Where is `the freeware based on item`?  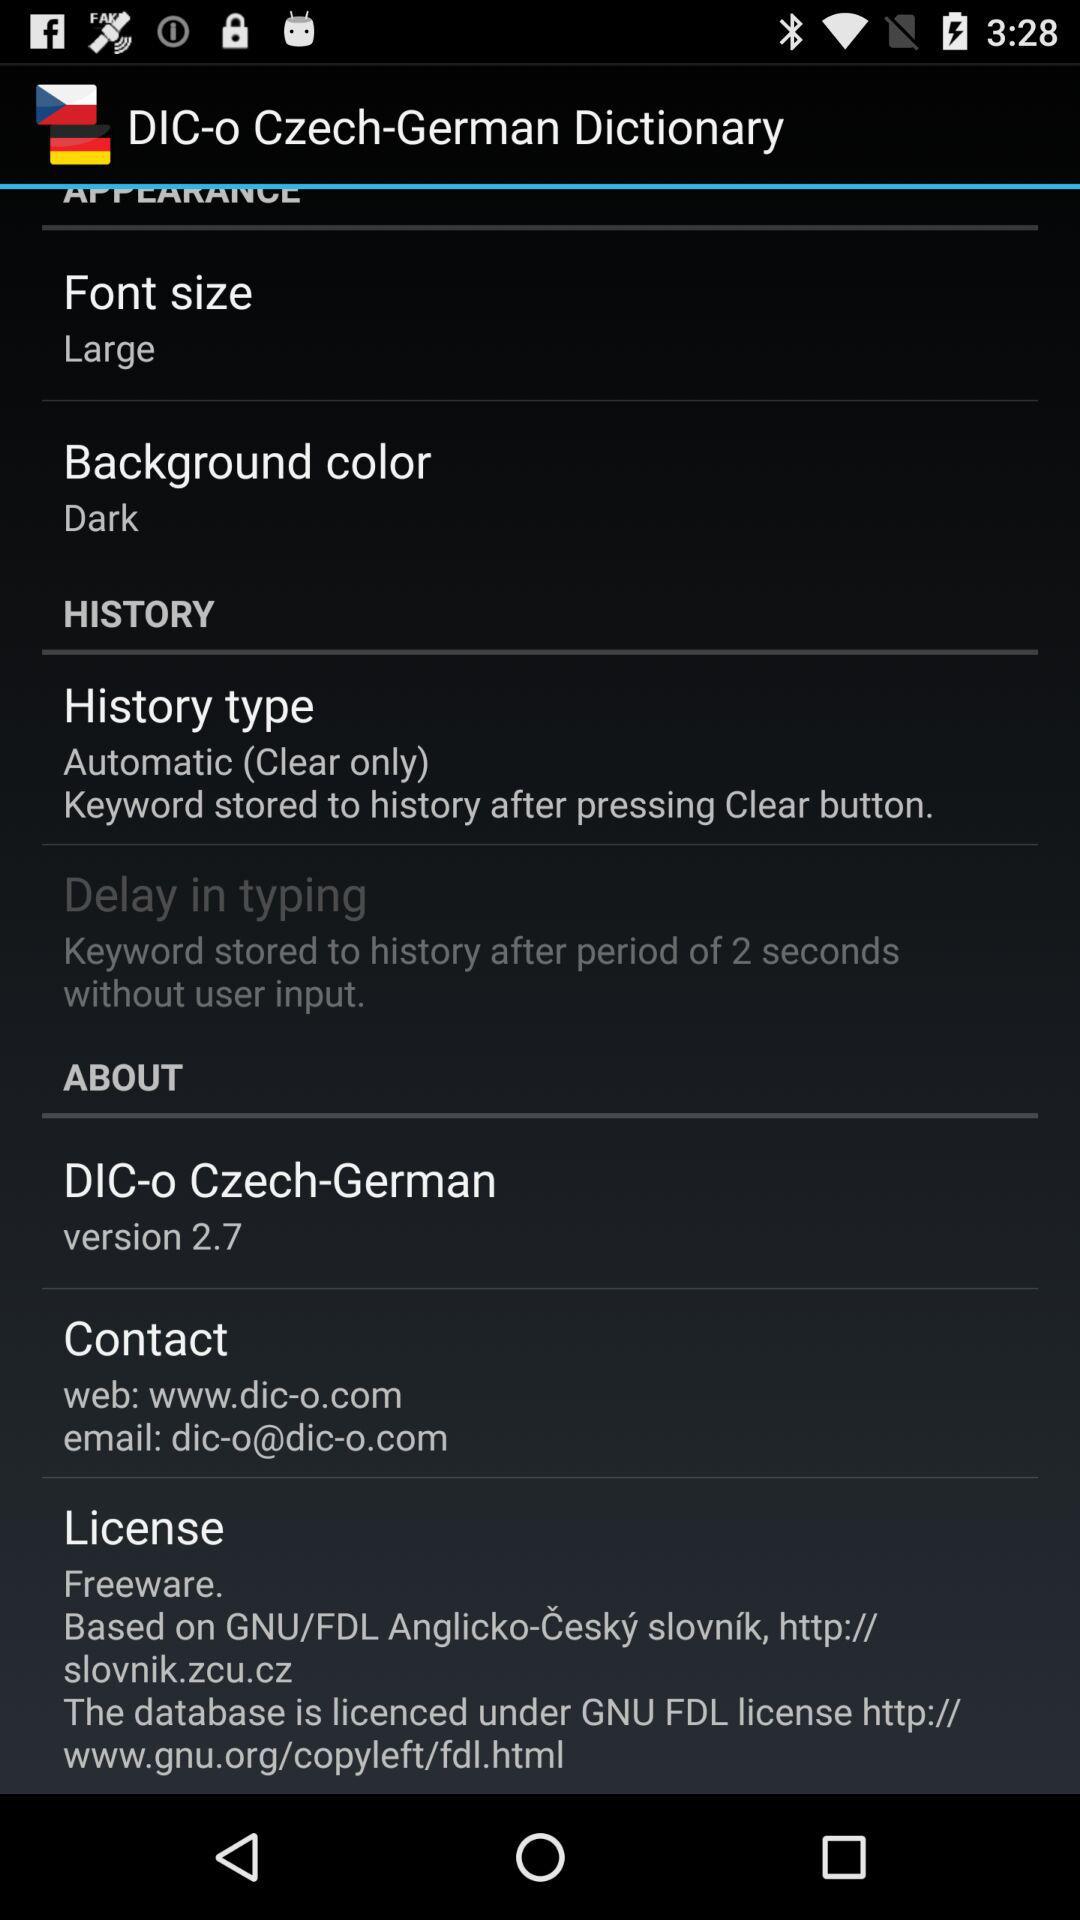 the freeware based on item is located at coordinates (525, 1668).